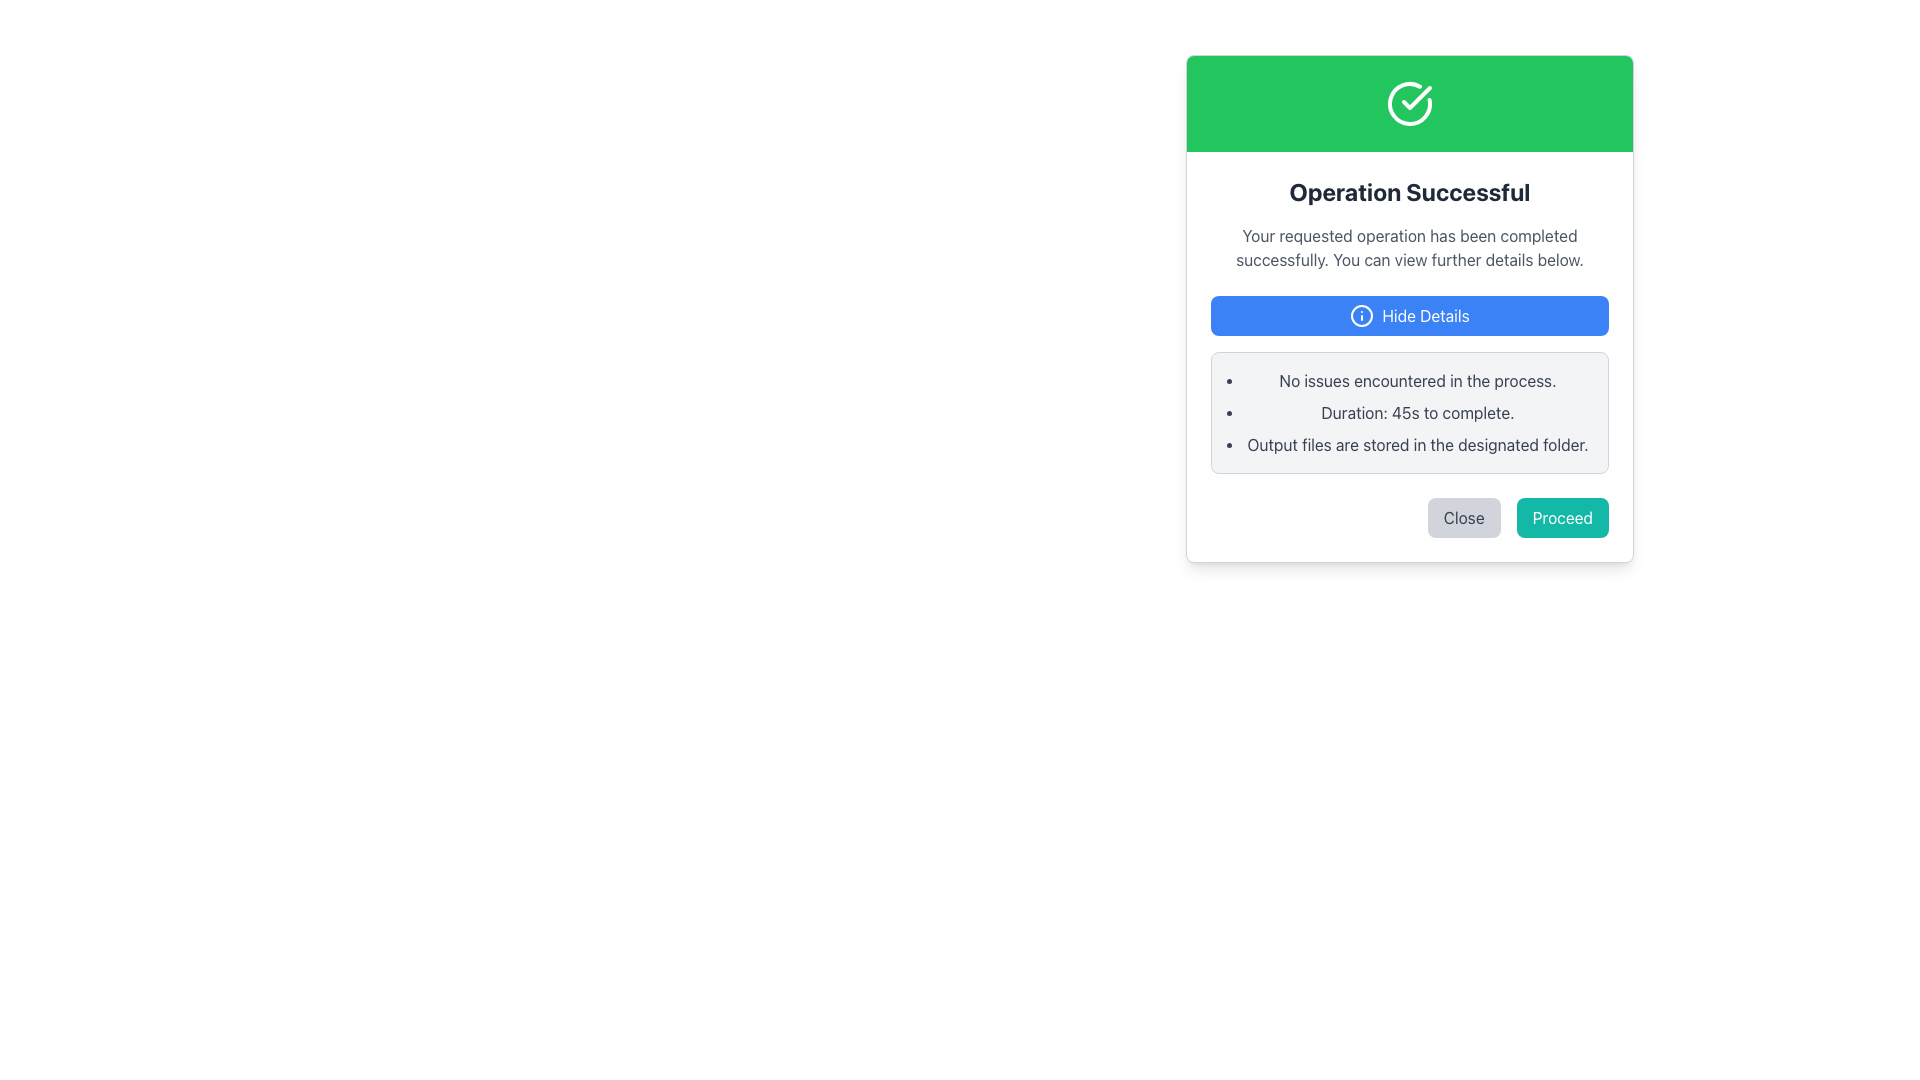 The image size is (1920, 1080). Describe the element at coordinates (1561, 516) in the screenshot. I see `the actionable button located in the bottom-right corner of the dialog box to confirm the current operation` at that location.